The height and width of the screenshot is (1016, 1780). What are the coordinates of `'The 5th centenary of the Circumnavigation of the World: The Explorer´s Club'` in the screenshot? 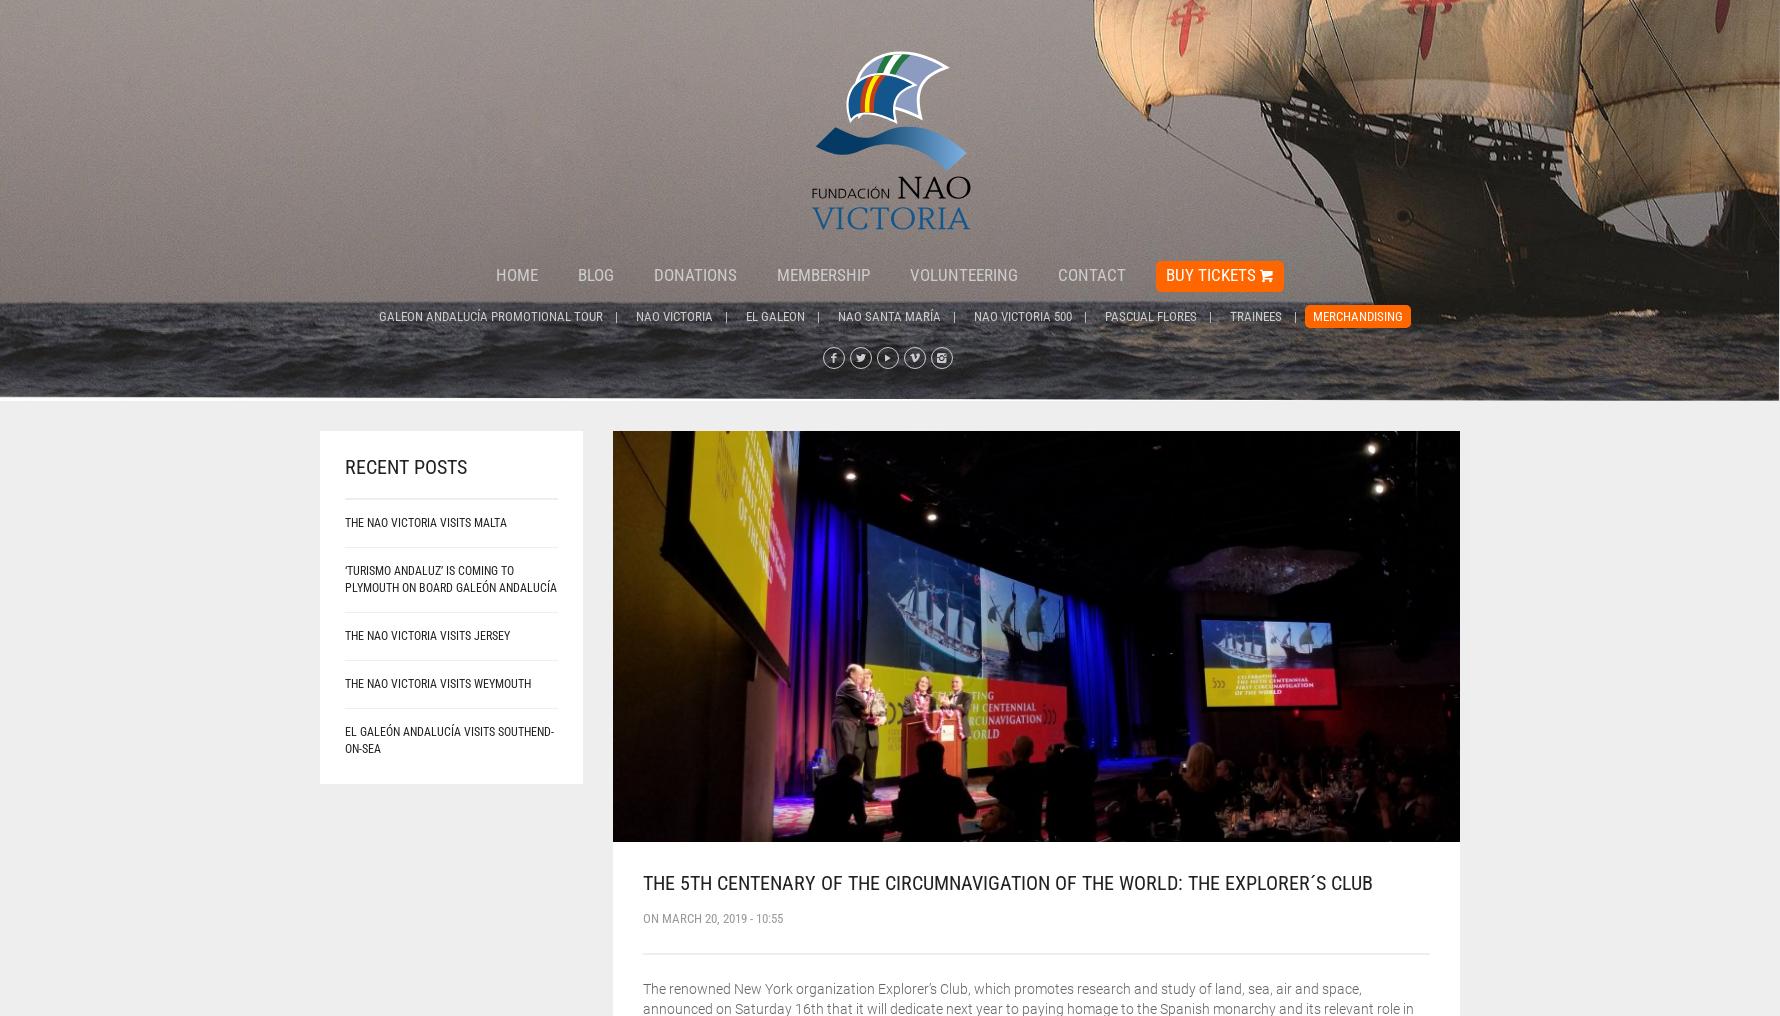 It's located at (1005, 881).